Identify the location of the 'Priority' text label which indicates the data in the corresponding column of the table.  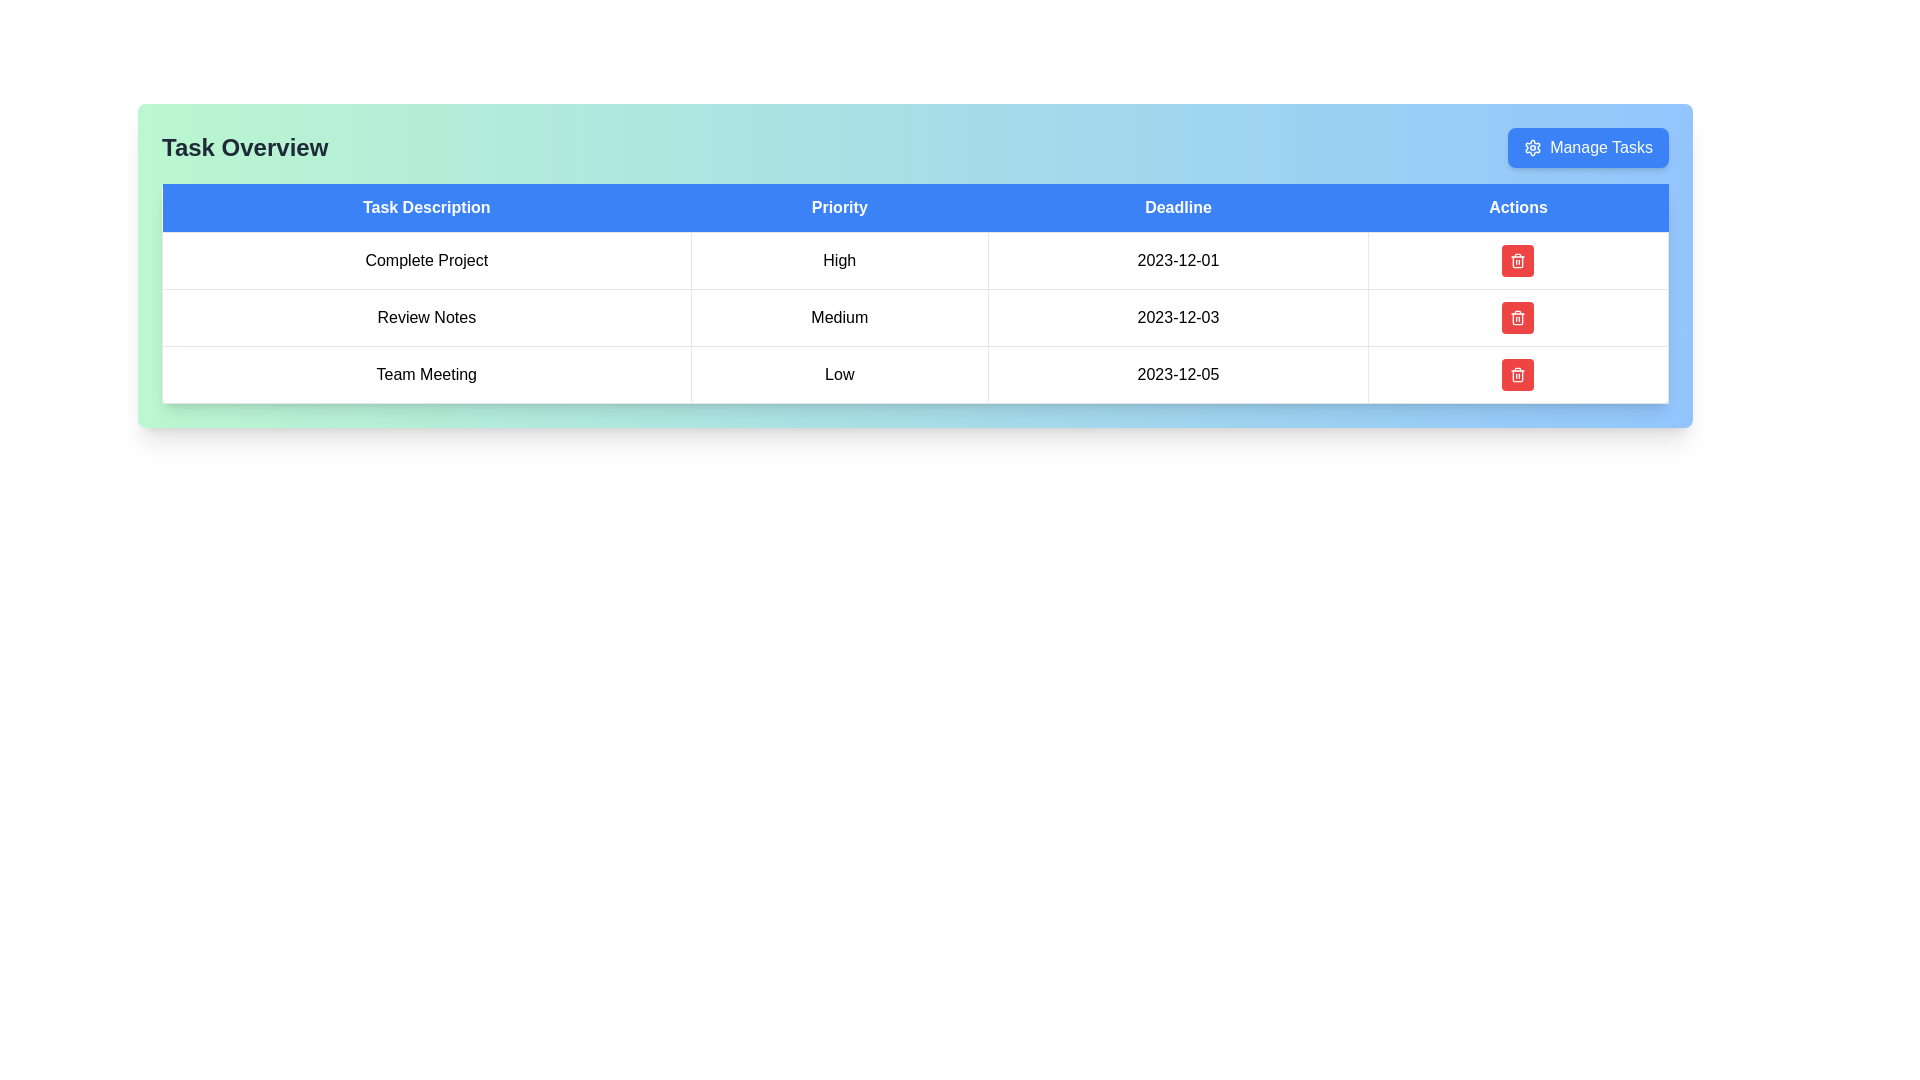
(839, 208).